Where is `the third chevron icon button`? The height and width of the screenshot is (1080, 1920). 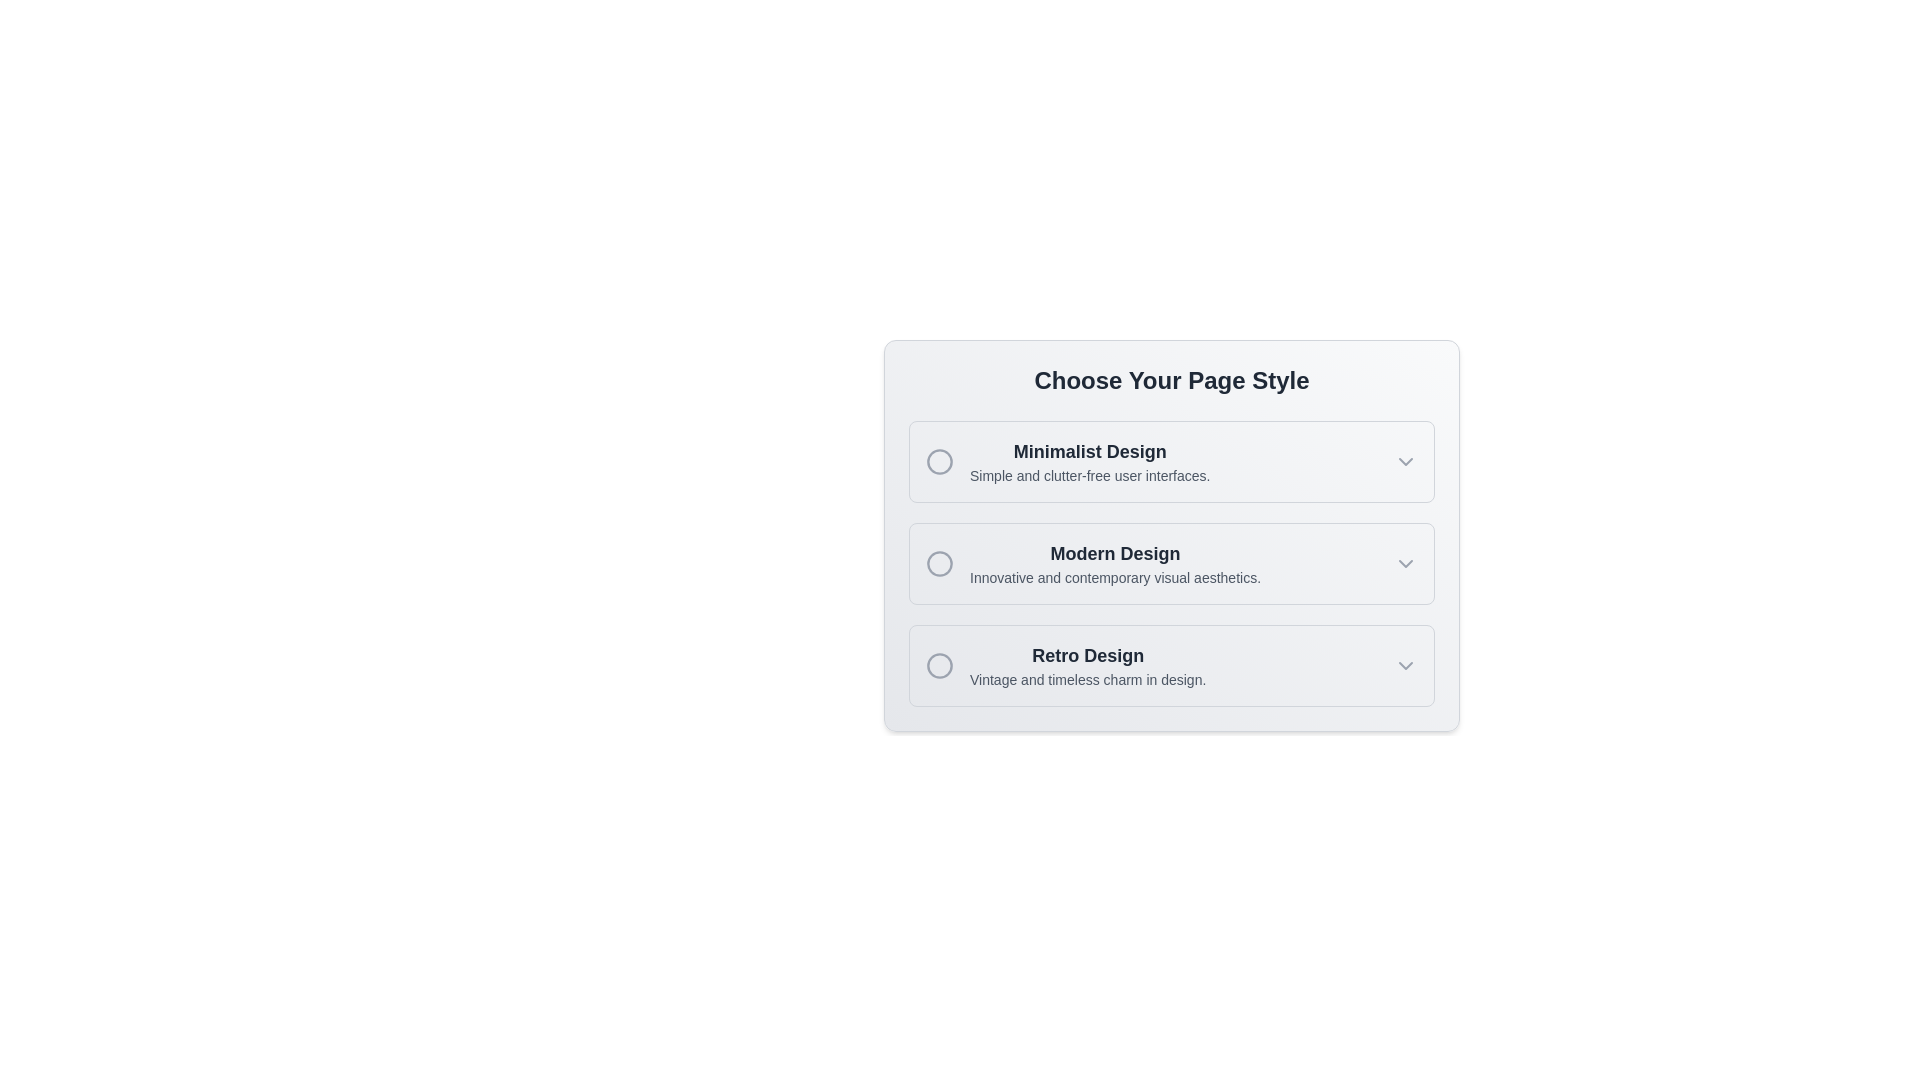 the third chevron icon button is located at coordinates (1405, 666).